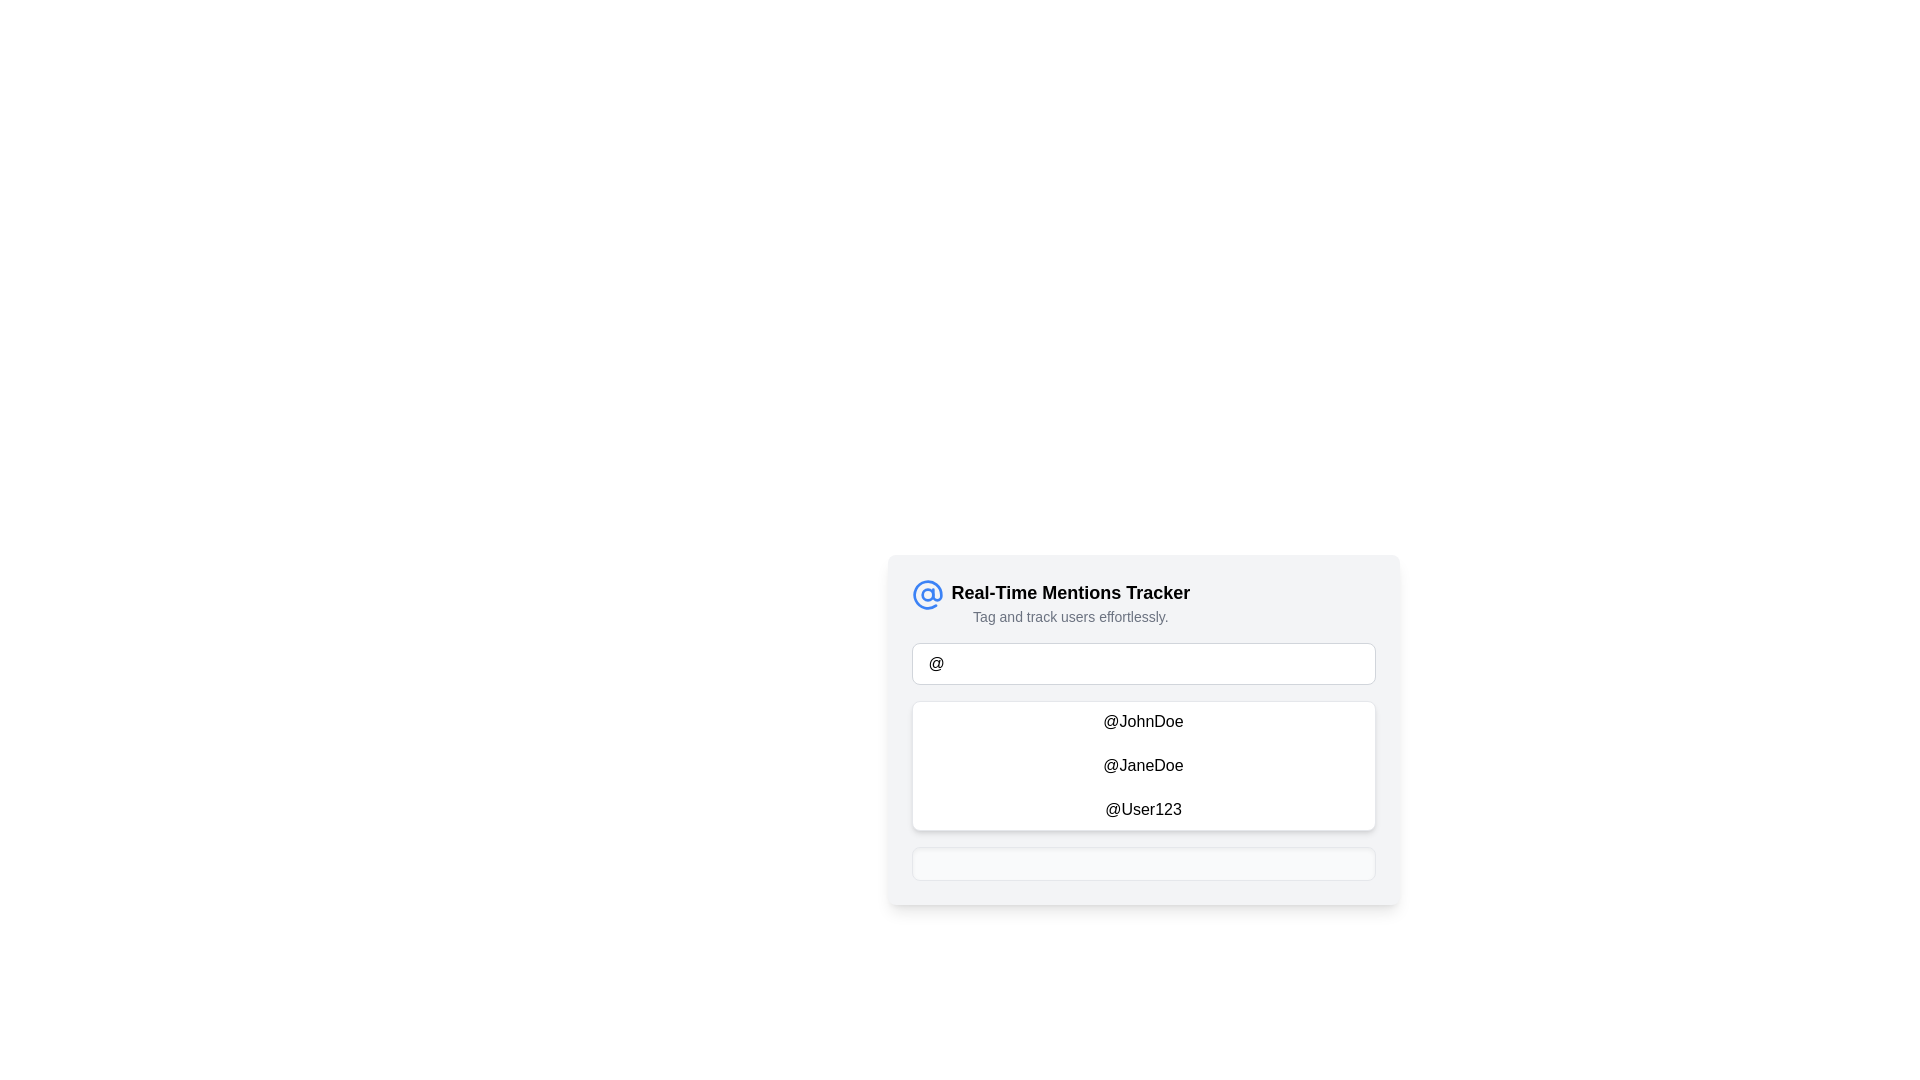 The height and width of the screenshot is (1080, 1920). What do you see at coordinates (1143, 601) in the screenshot?
I see `the title and description text block for the real-time mentions tracking system, located near the top of the card-like section, adjacent to the at-sign icon` at bounding box center [1143, 601].